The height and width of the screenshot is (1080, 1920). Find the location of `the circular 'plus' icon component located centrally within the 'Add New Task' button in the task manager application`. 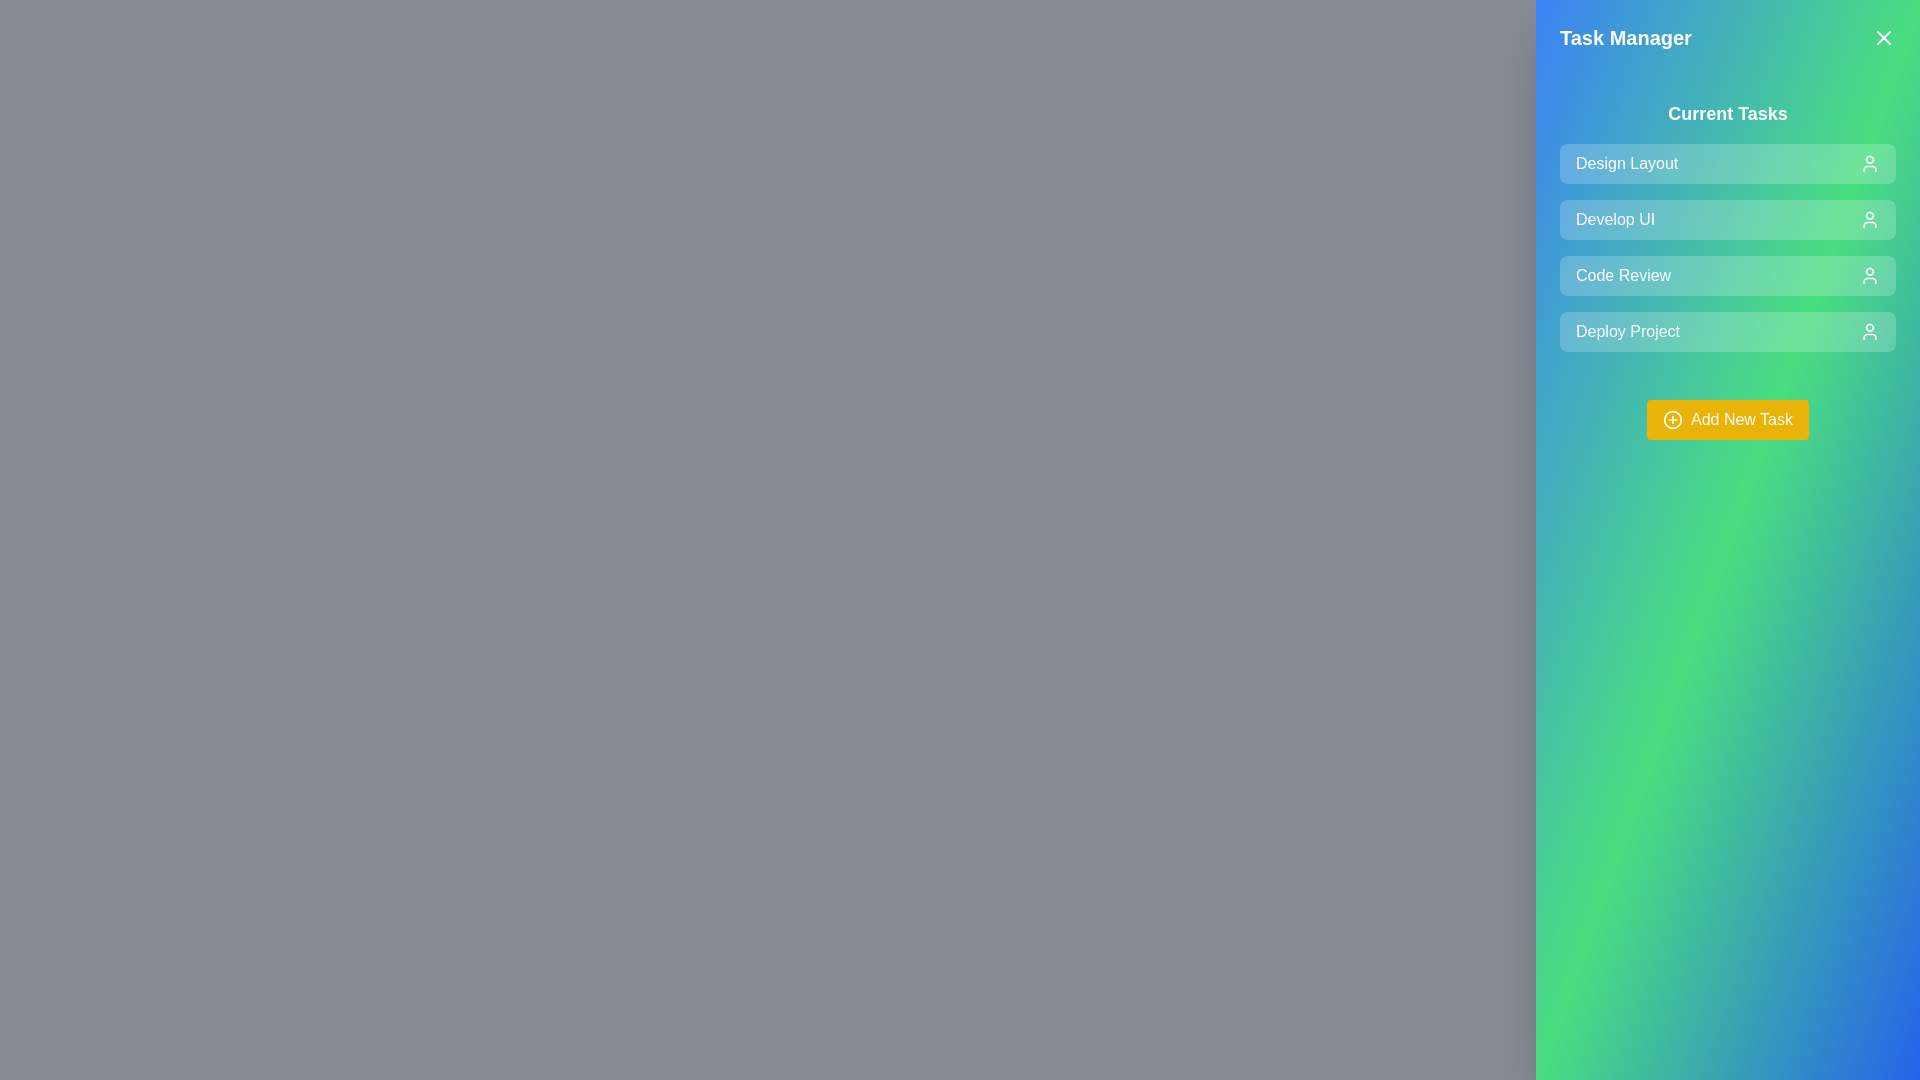

the circular 'plus' icon component located centrally within the 'Add New Task' button in the task manager application is located at coordinates (1673, 419).